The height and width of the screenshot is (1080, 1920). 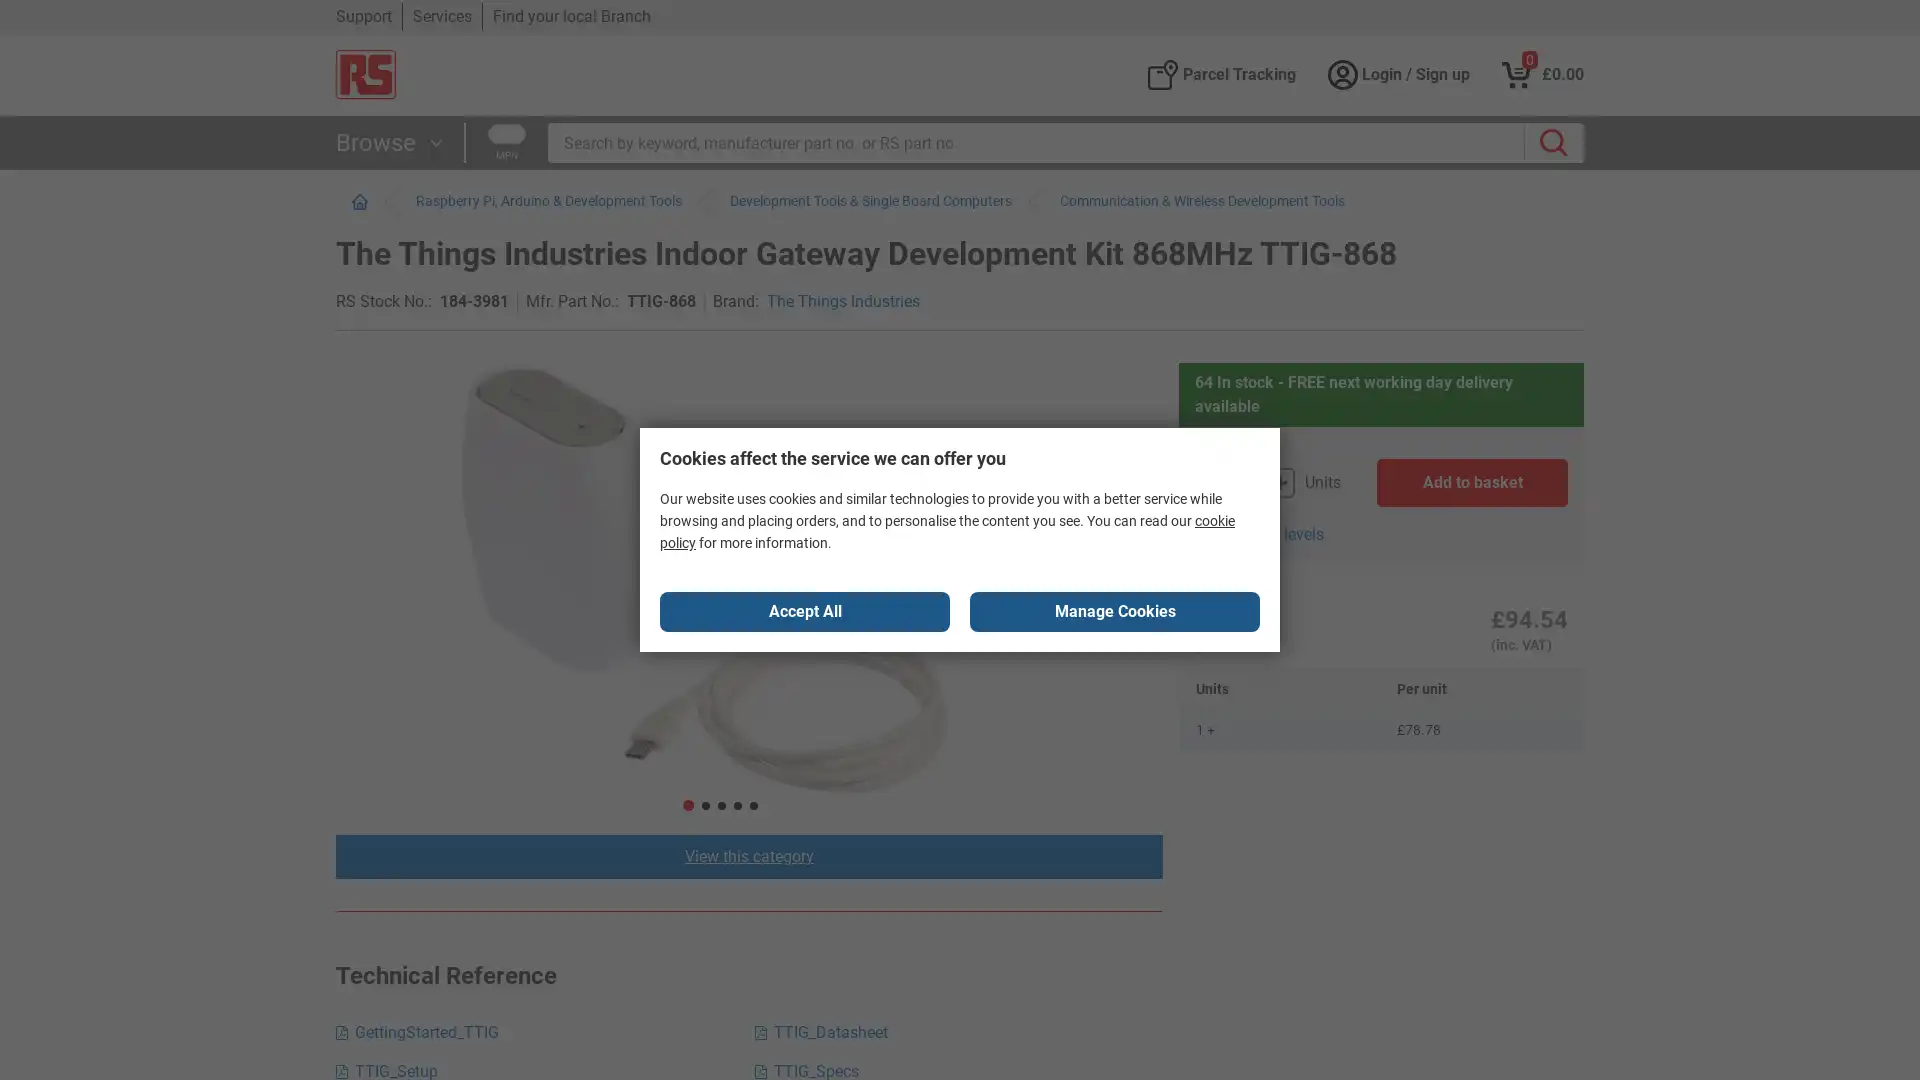 I want to click on Close consent Widget, so click(x=805, y=611).